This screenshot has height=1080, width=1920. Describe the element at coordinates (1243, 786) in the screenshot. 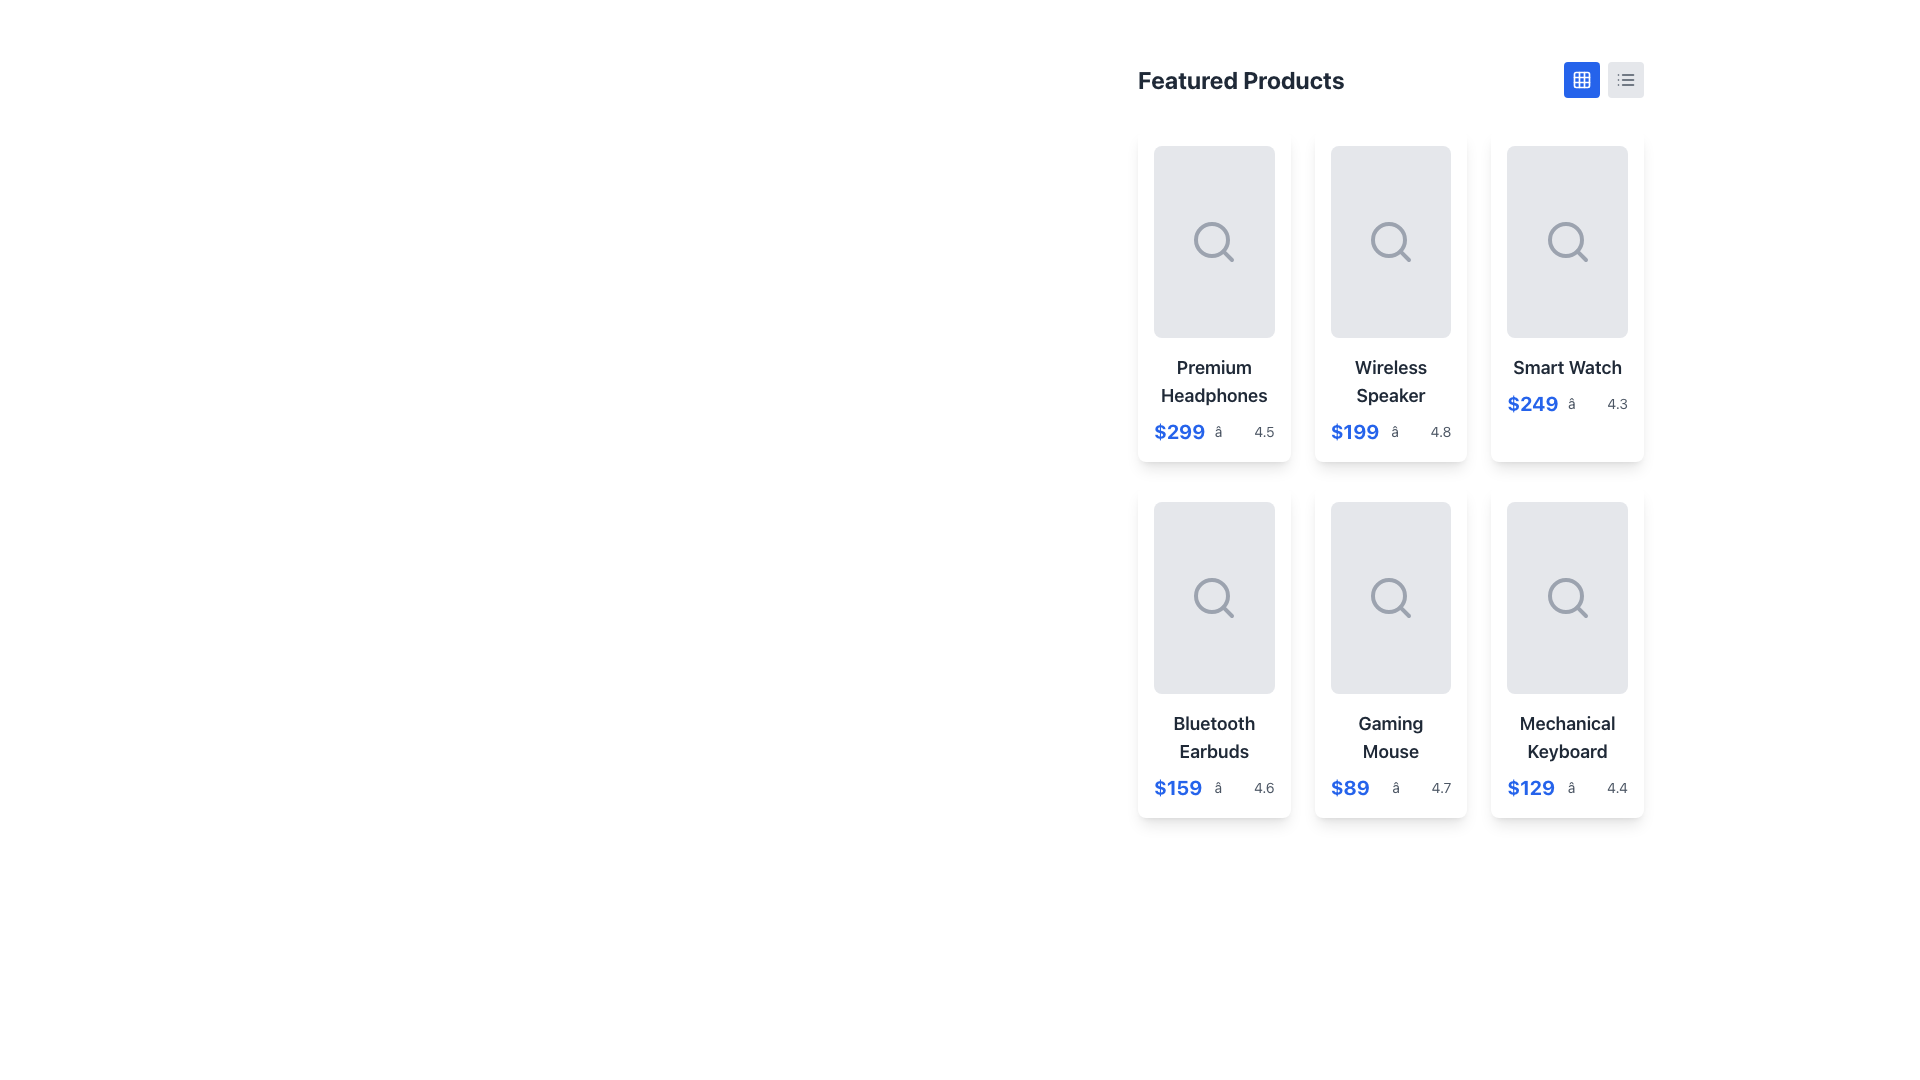

I see `the static text element with a star symbol and the numeric value '4.6' located in the lower section of the card labeled 'Bluetooth Earbuds', right next to the price label '$159'` at that location.